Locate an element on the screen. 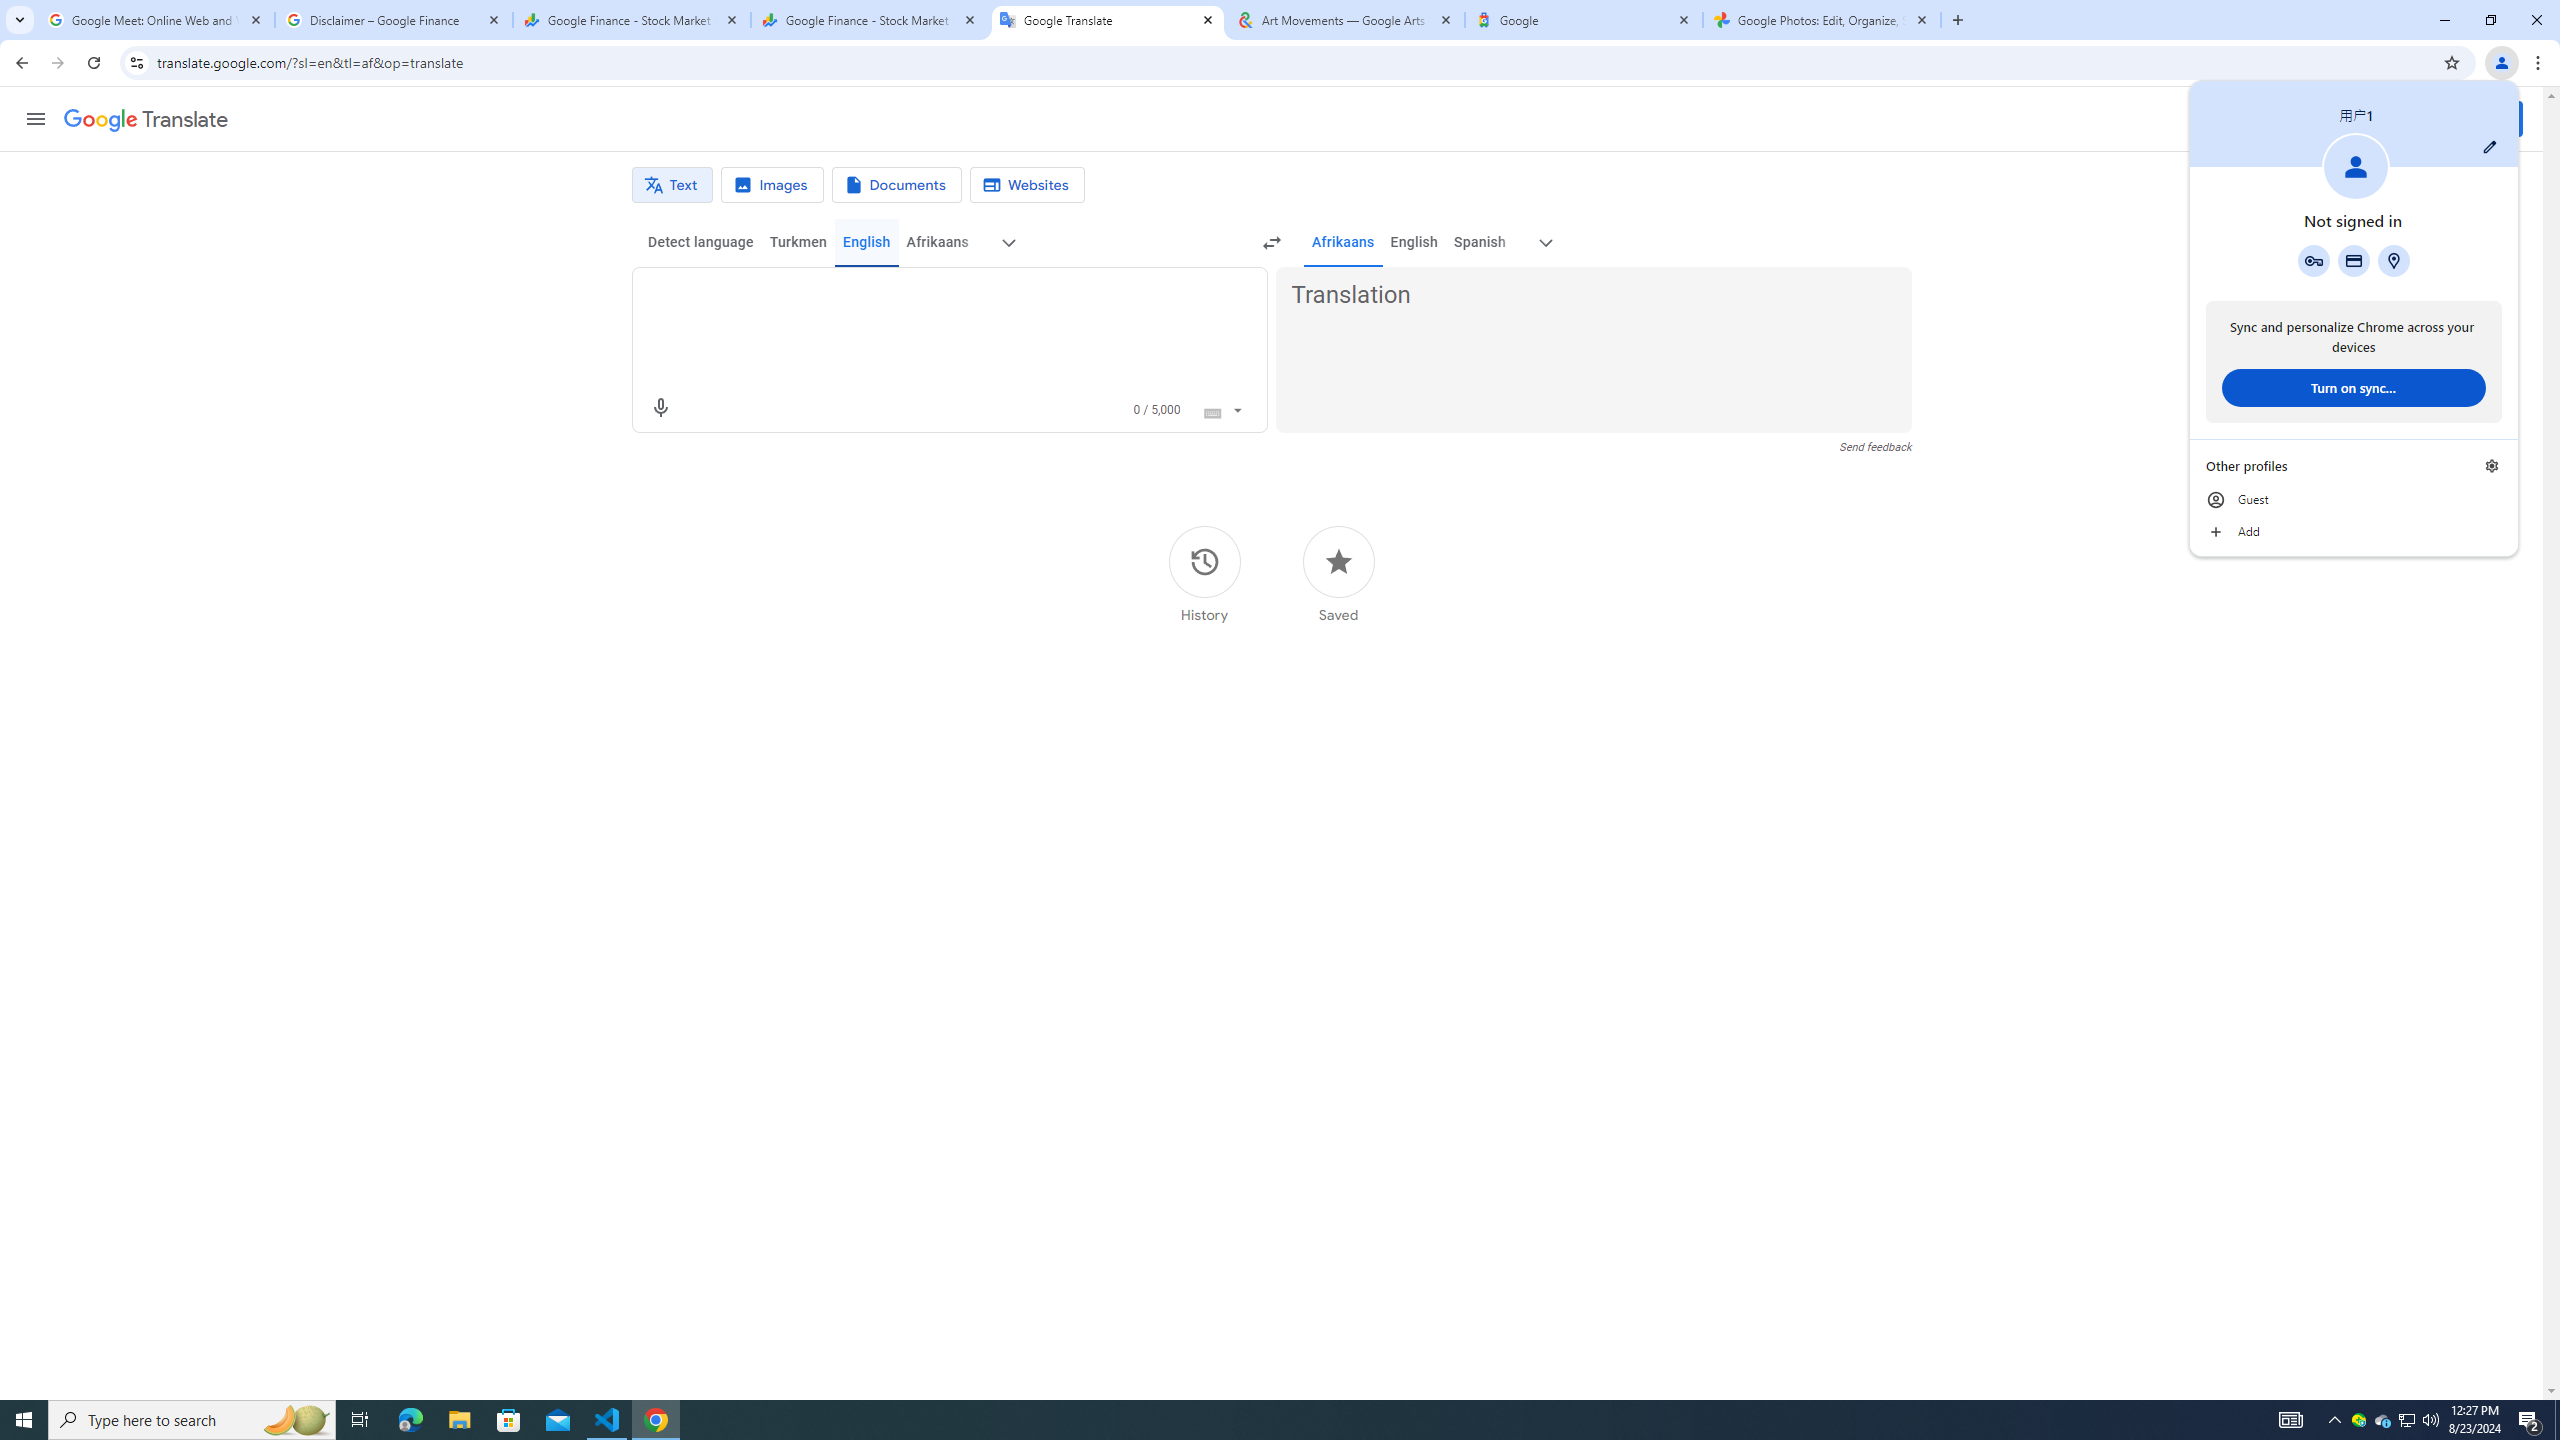 This screenshot has height=1440, width=2560. 'Google' is located at coordinates (1583, 19).